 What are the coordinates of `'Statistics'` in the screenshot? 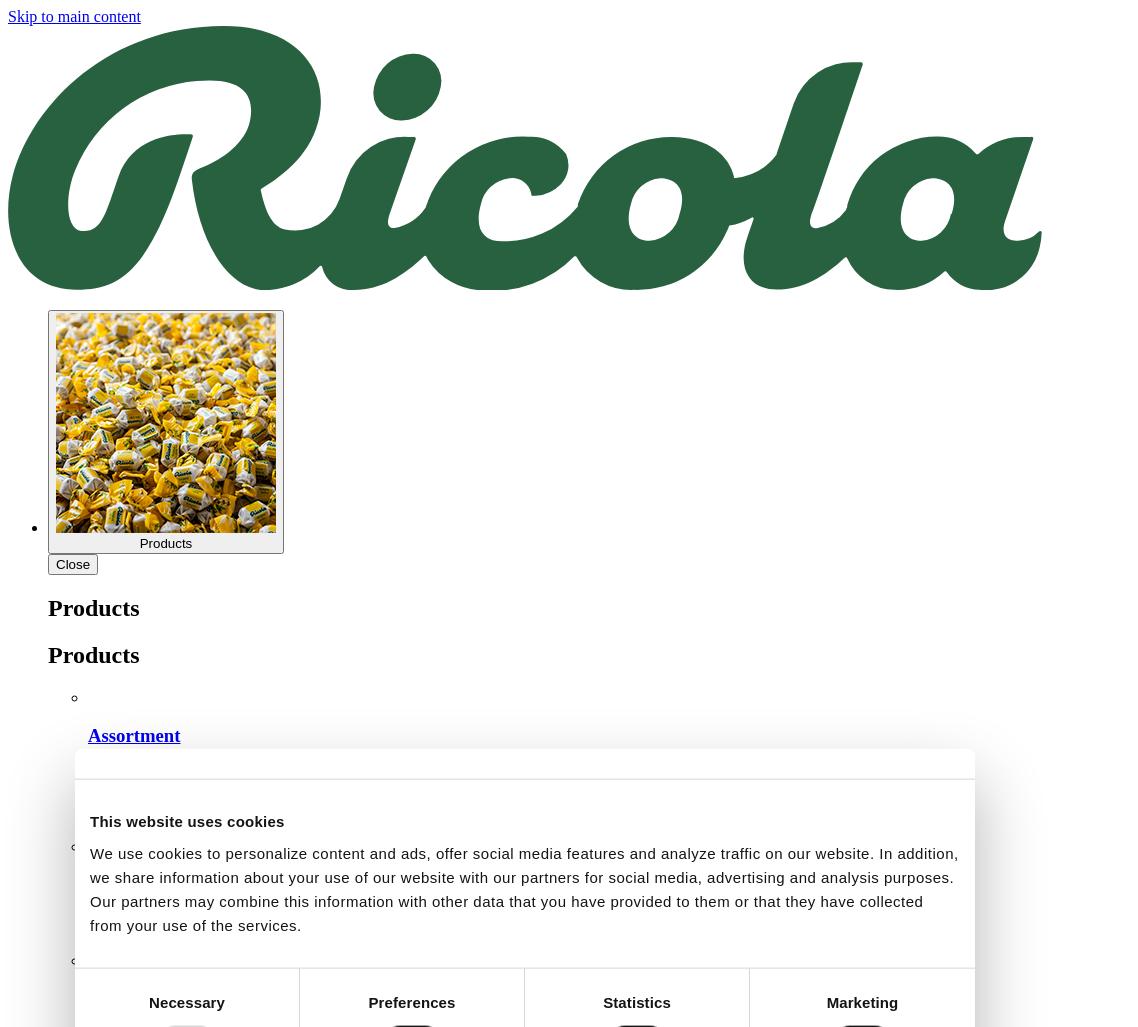 It's located at (635, 1000).